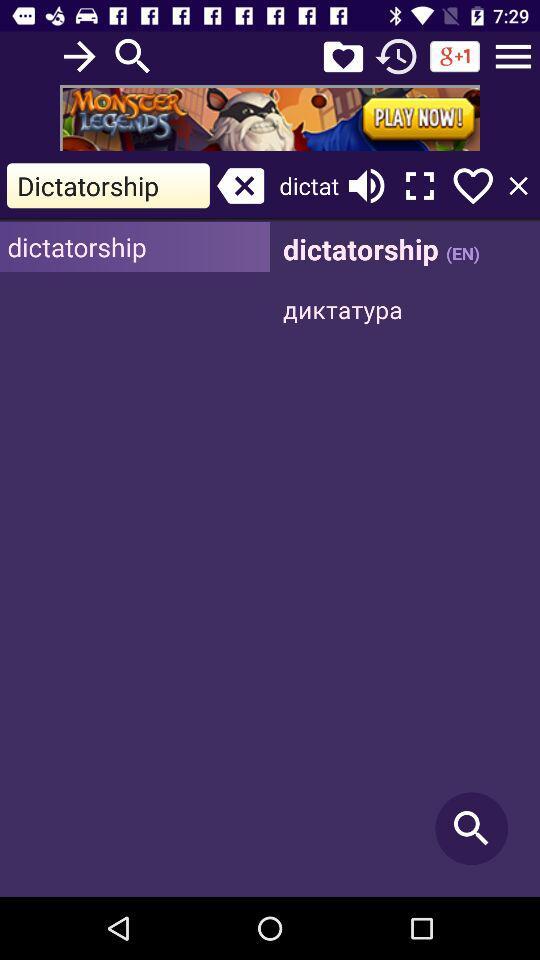  Describe the element at coordinates (513, 56) in the screenshot. I see `the menu at top right corner` at that location.